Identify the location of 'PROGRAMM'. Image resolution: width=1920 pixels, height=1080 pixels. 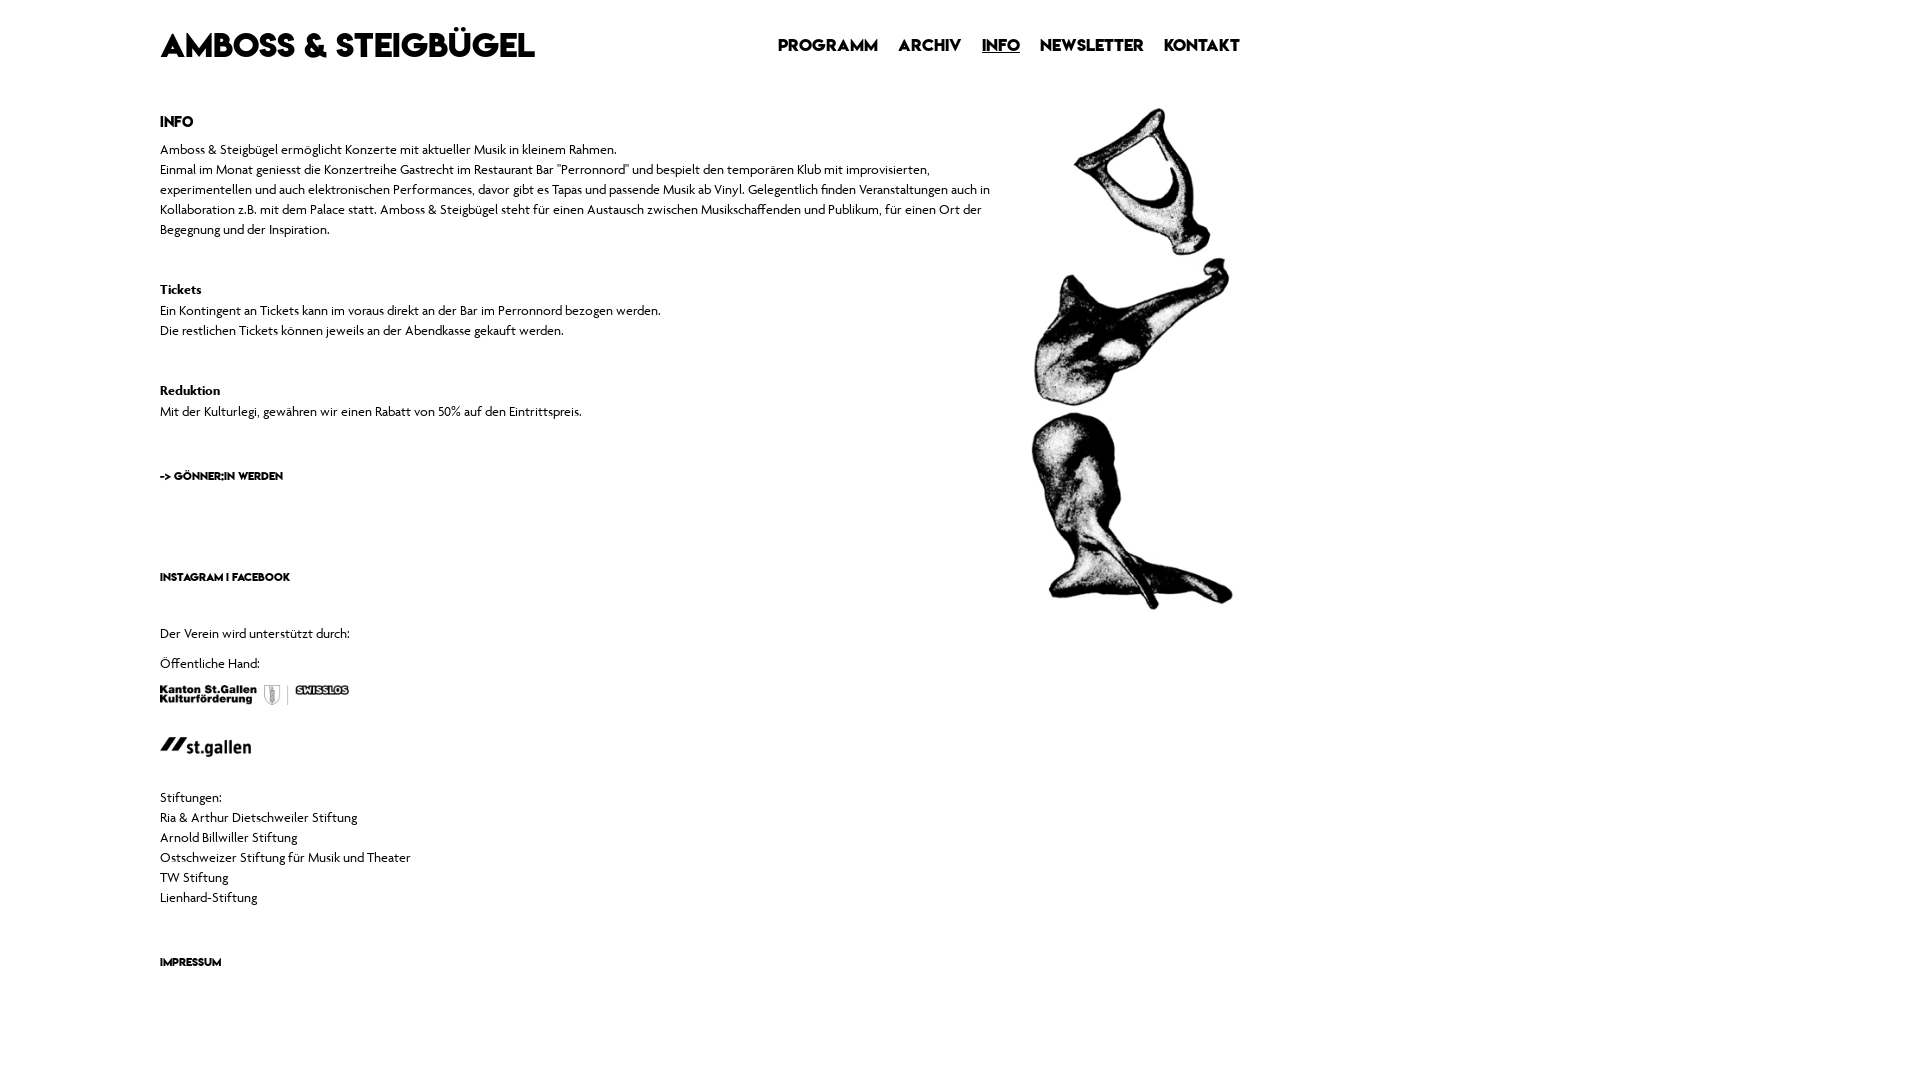
(828, 45).